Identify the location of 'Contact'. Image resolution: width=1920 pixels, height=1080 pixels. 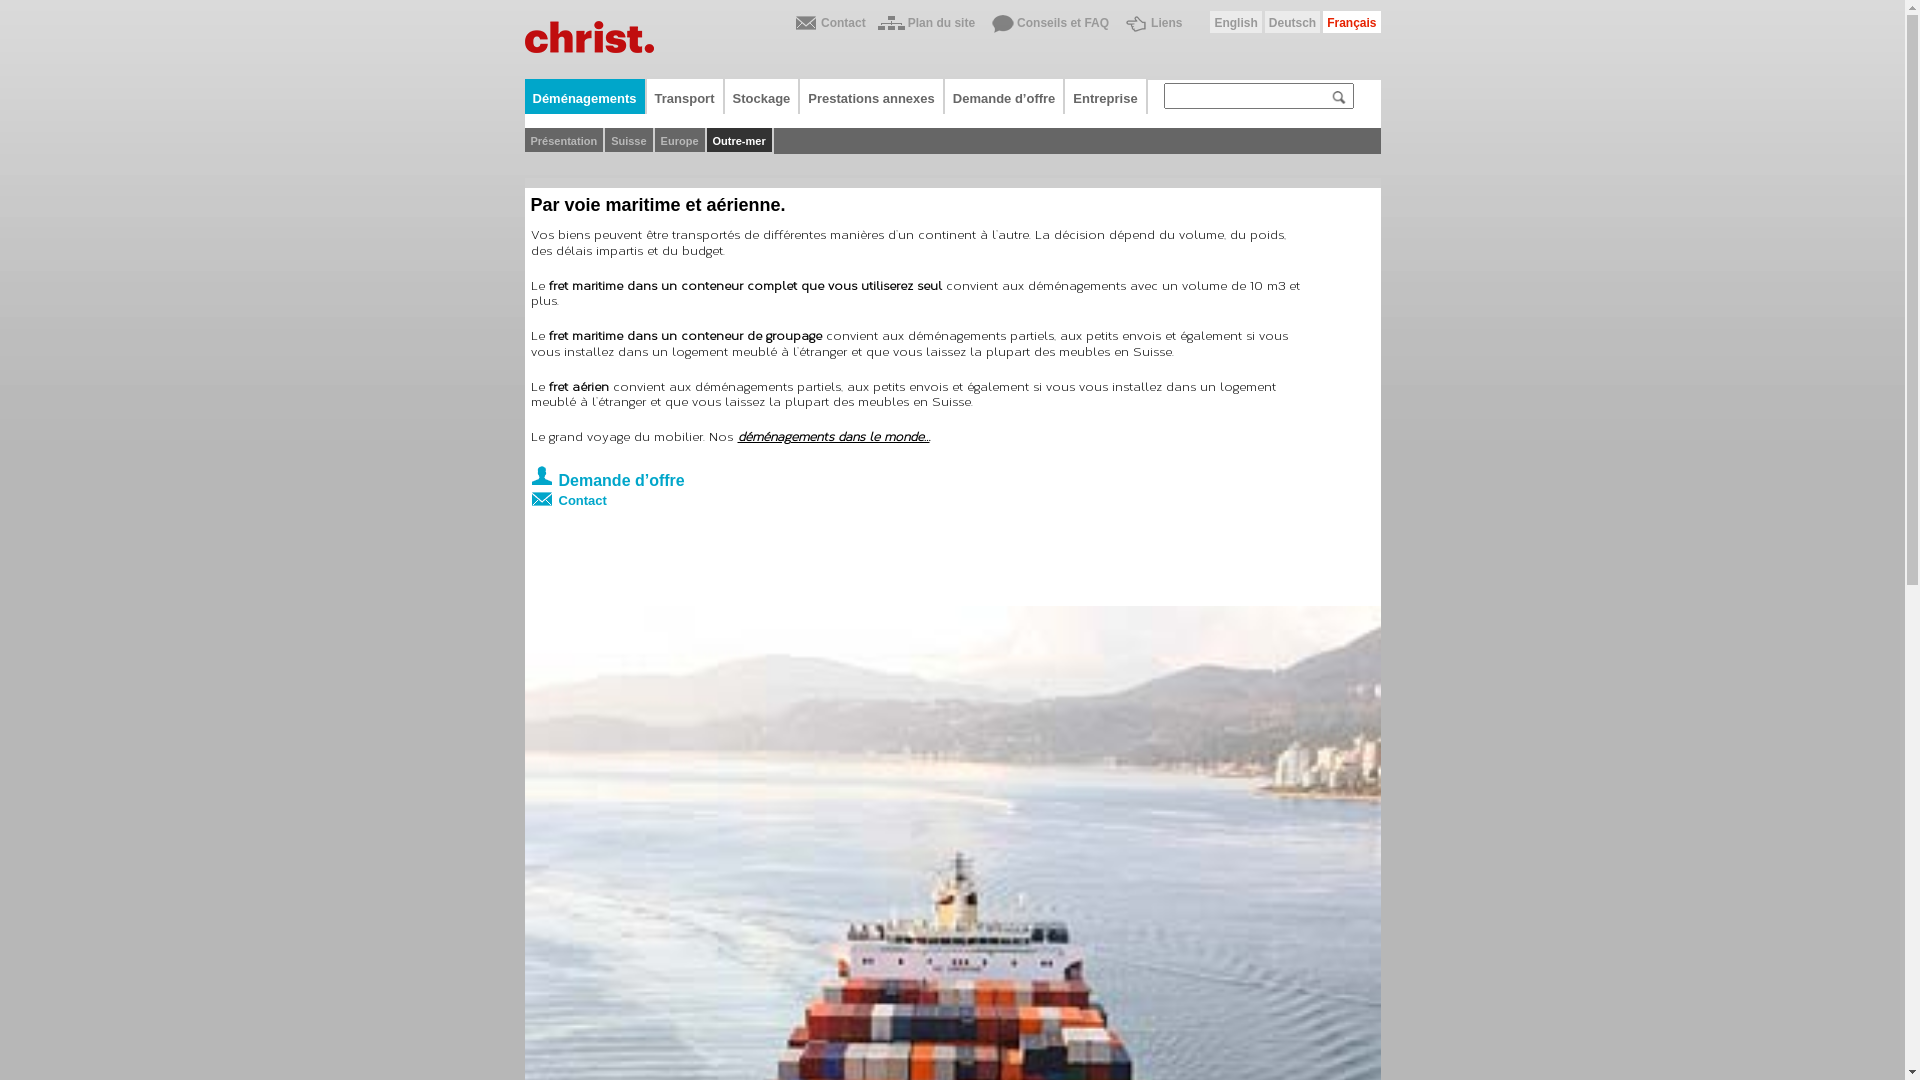
(914, 496).